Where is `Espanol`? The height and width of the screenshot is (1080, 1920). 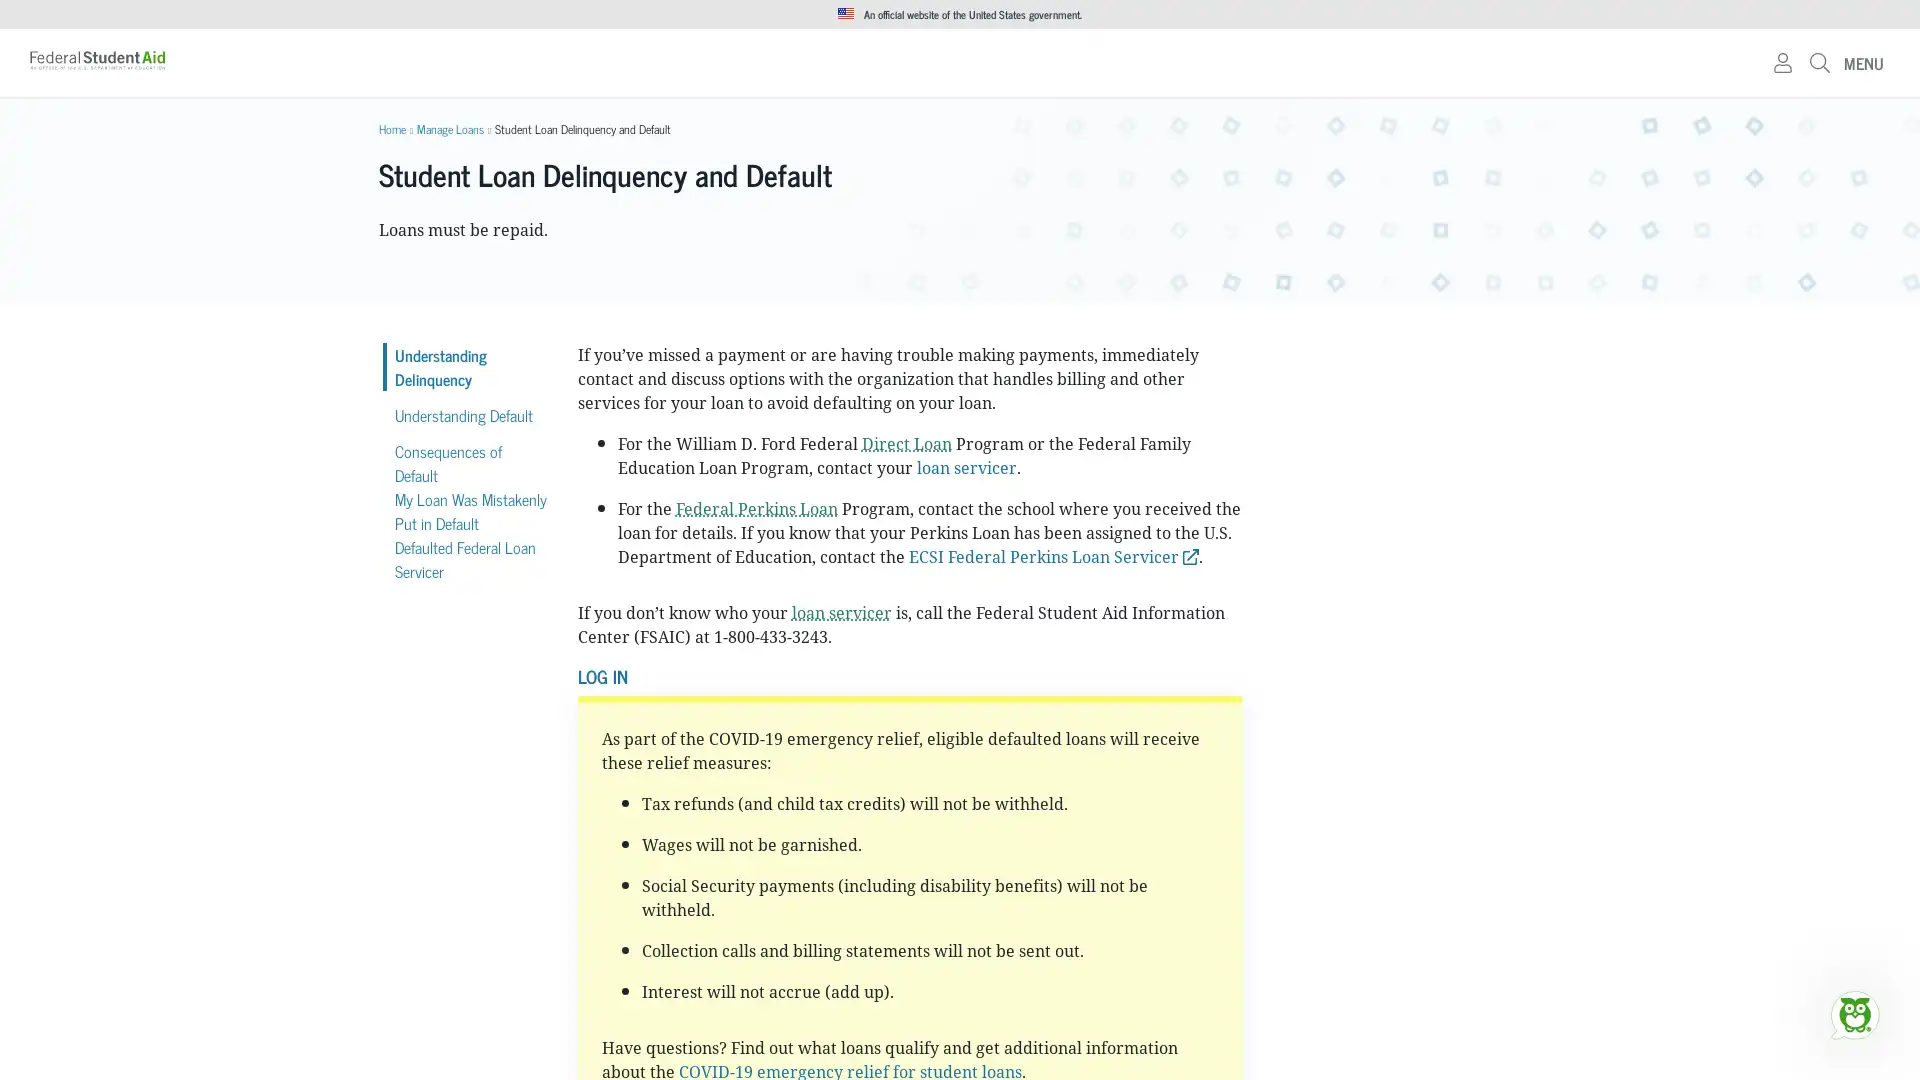 Espanol is located at coordinates (1520, 15).